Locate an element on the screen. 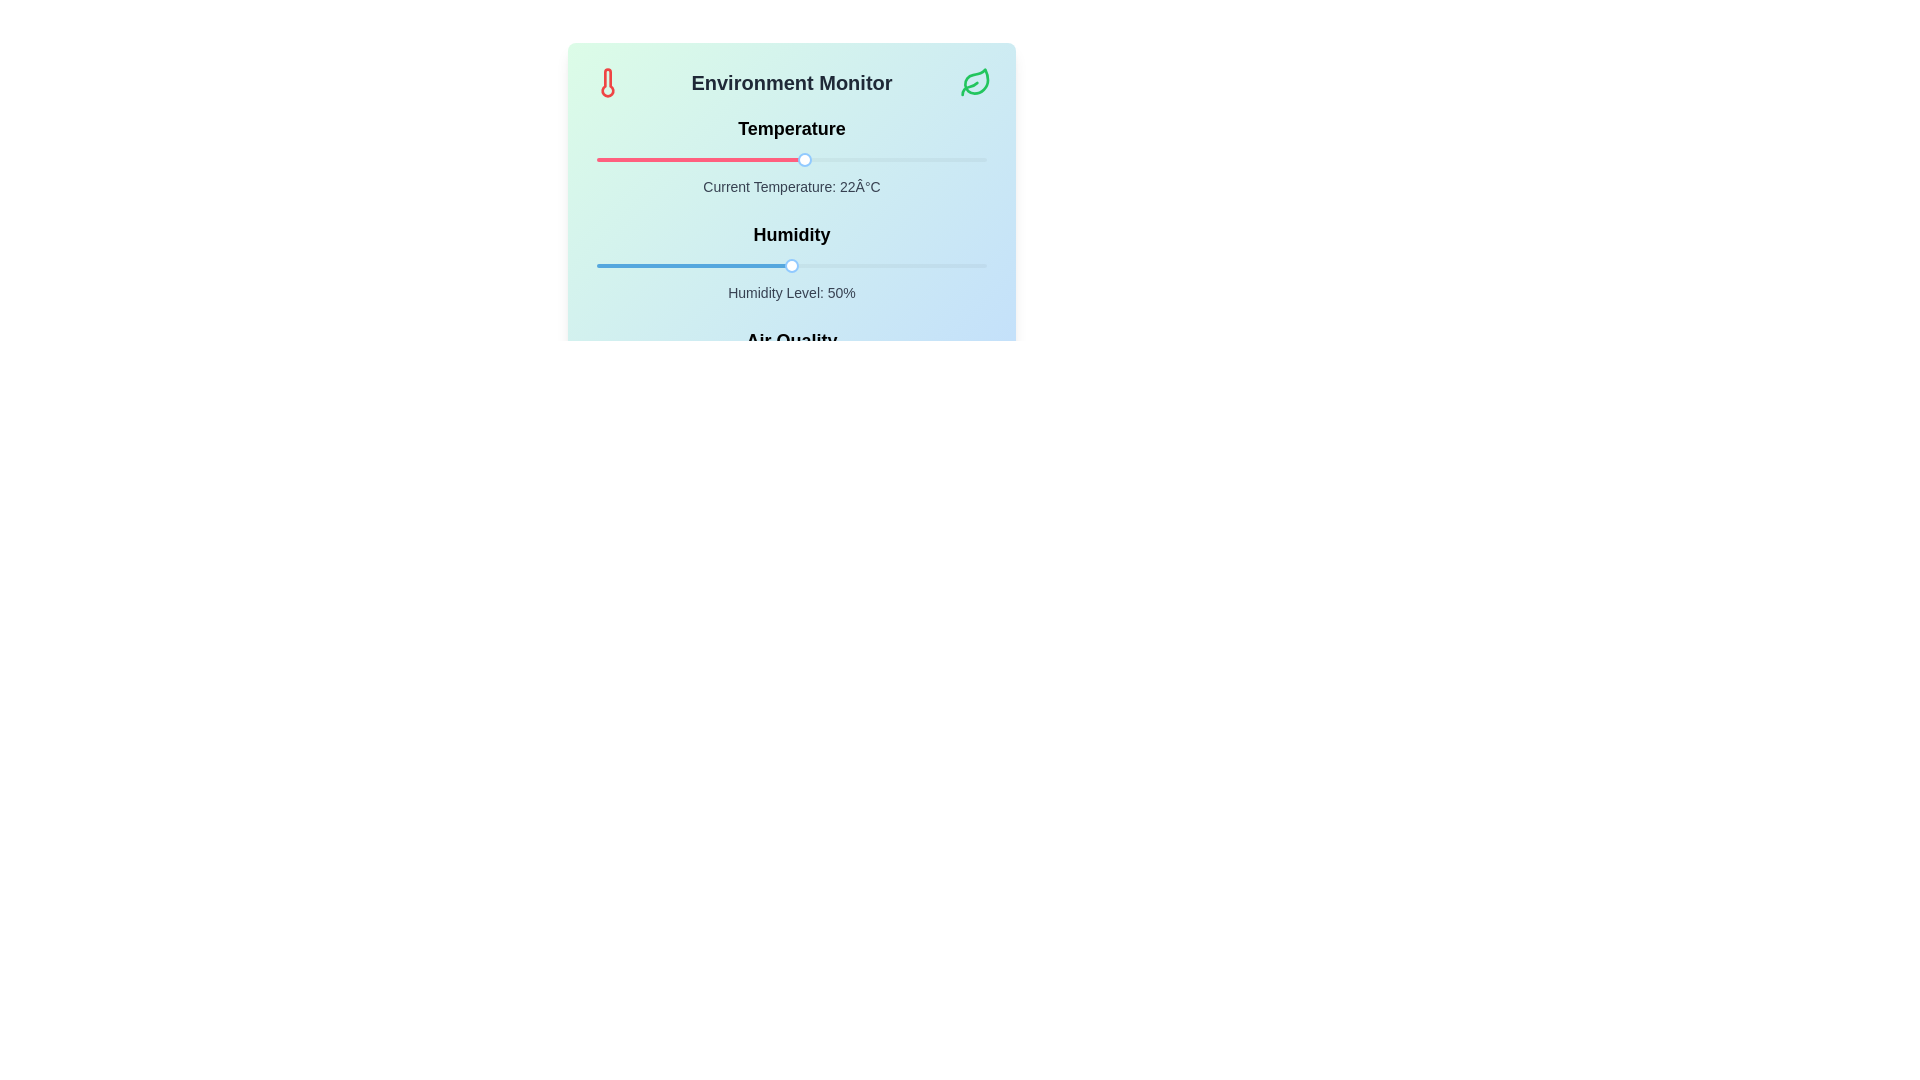 This screenshot has width=1920, height=1080. humidity is located at coordinates (659, 265).